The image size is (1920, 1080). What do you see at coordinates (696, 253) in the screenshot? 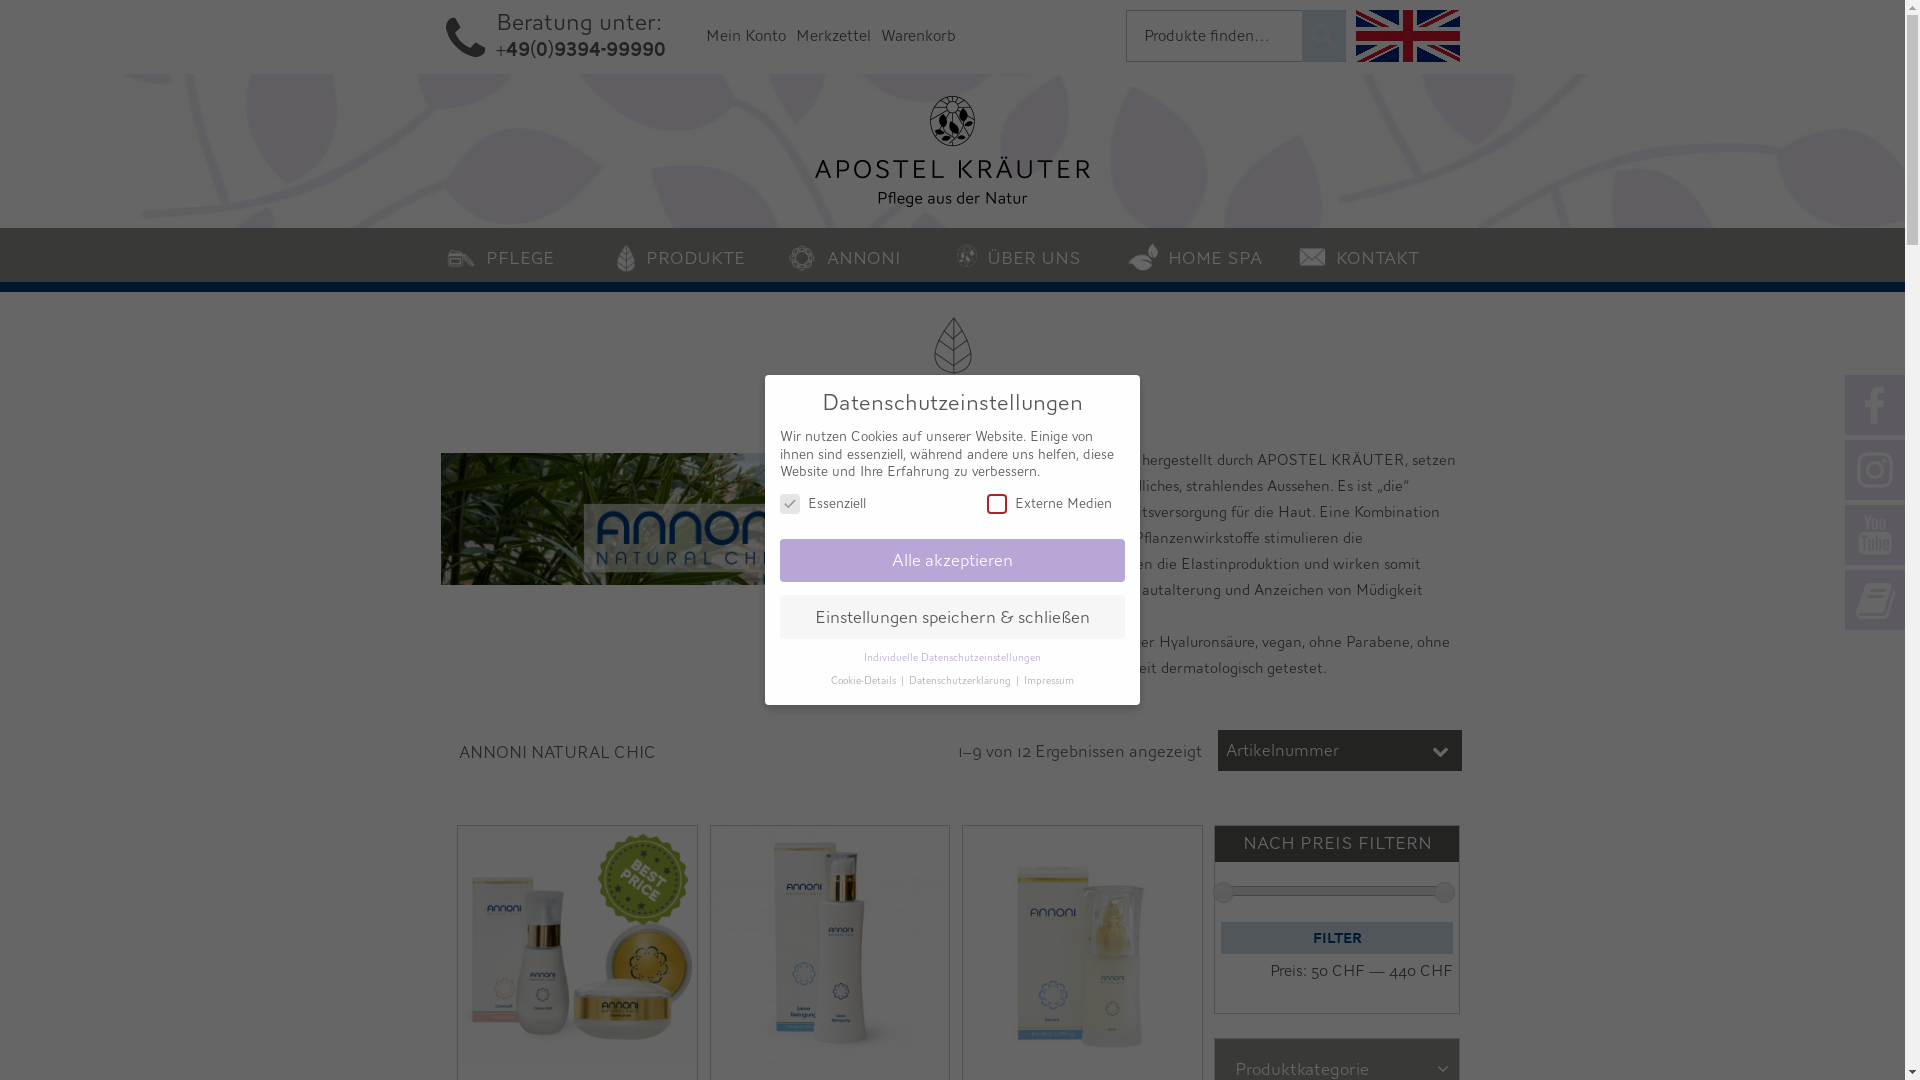
I see `'PRODUKTE'` at bounding box center [696, 253].